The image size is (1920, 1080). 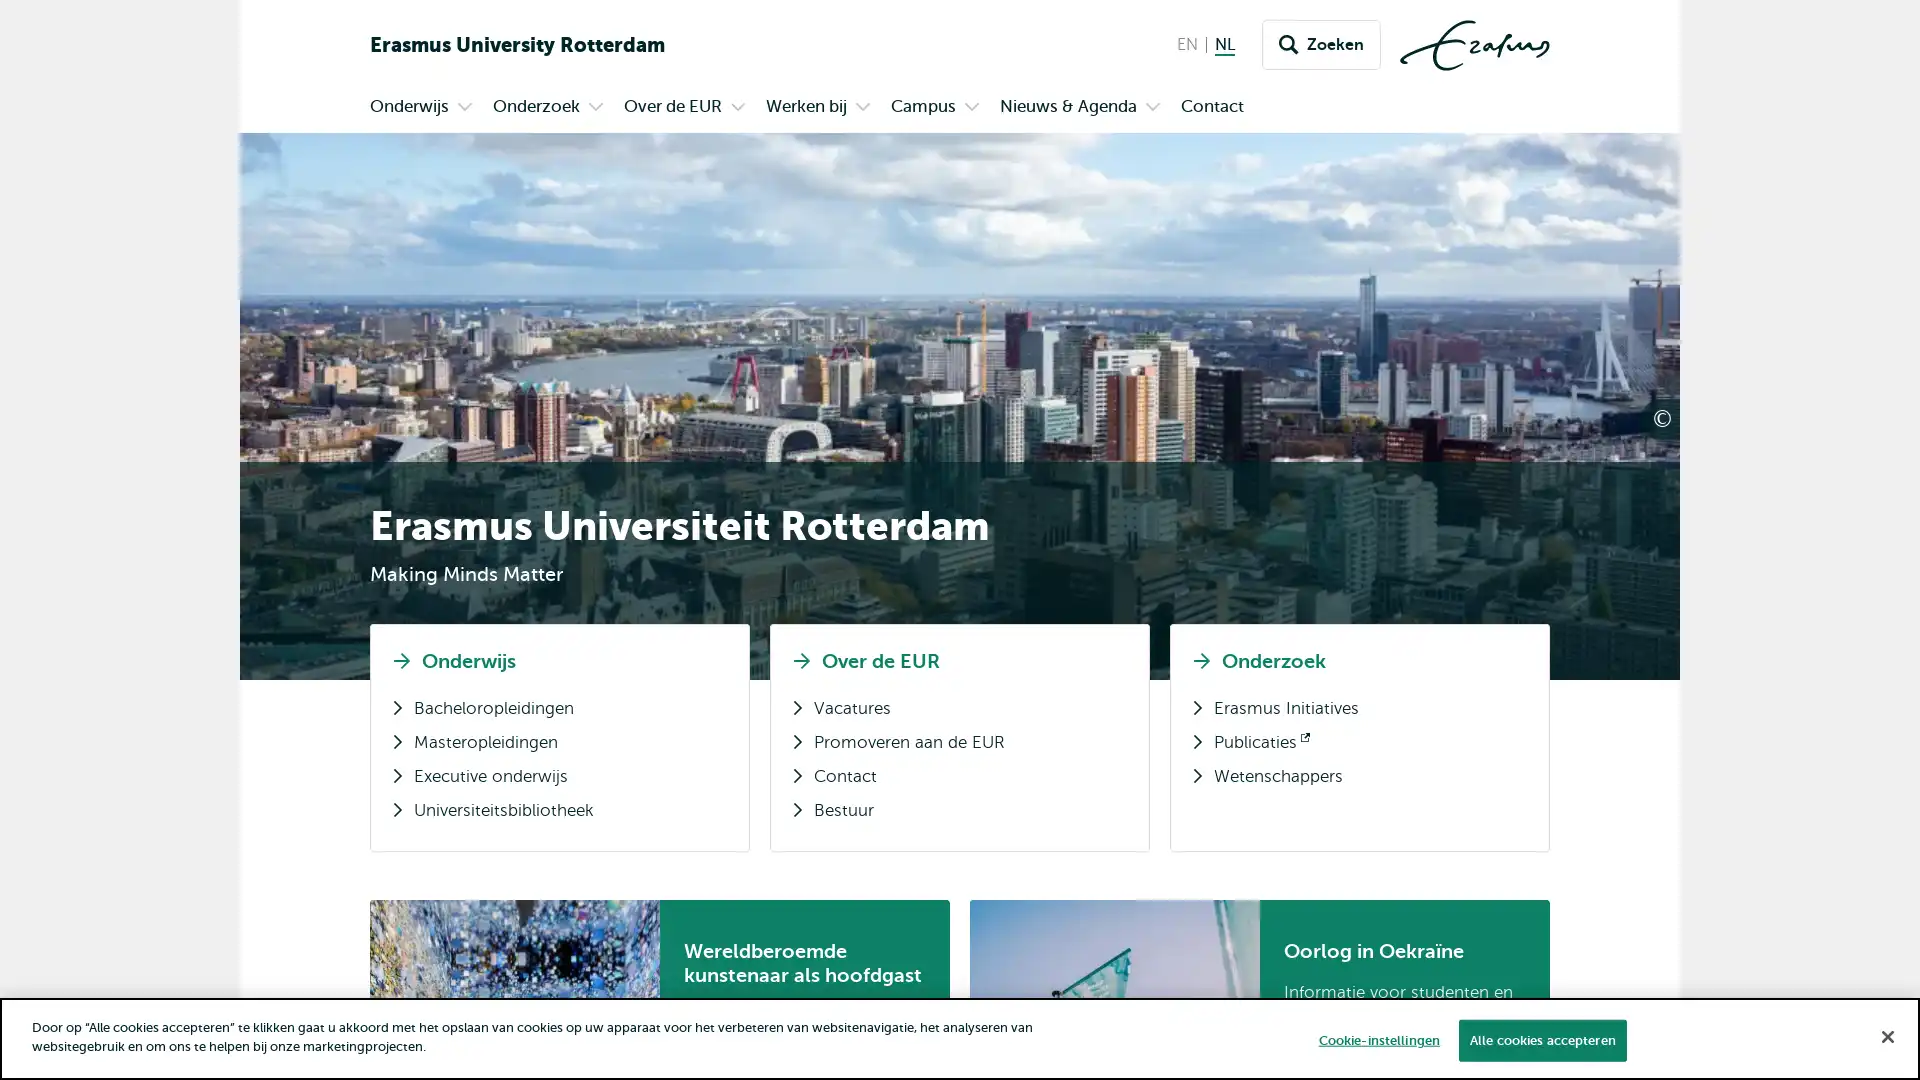 I want to click on Open submenu, so click(x=464, y=108).